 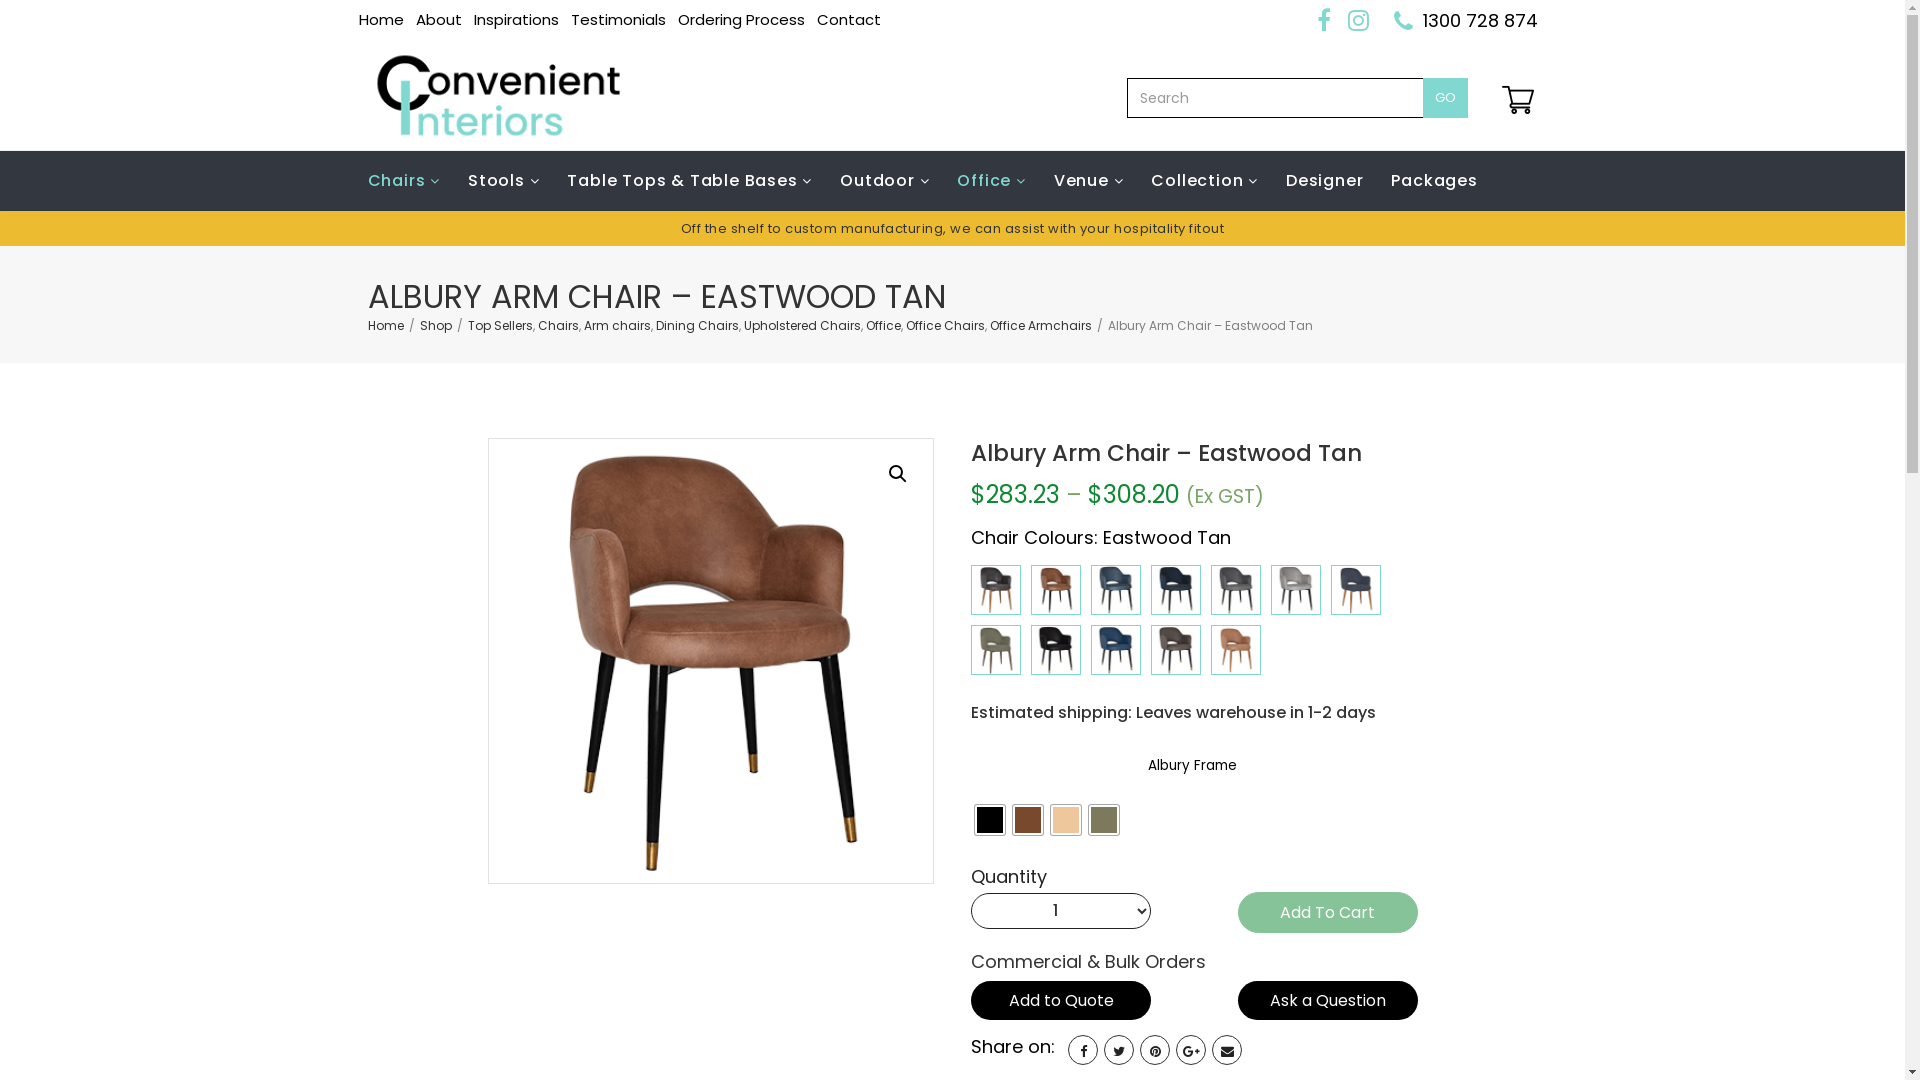 What do you see at coordinates (1040, 324) in the screenshot?
I see `'Office Armchairs'` at bounding box center [1040, 324].